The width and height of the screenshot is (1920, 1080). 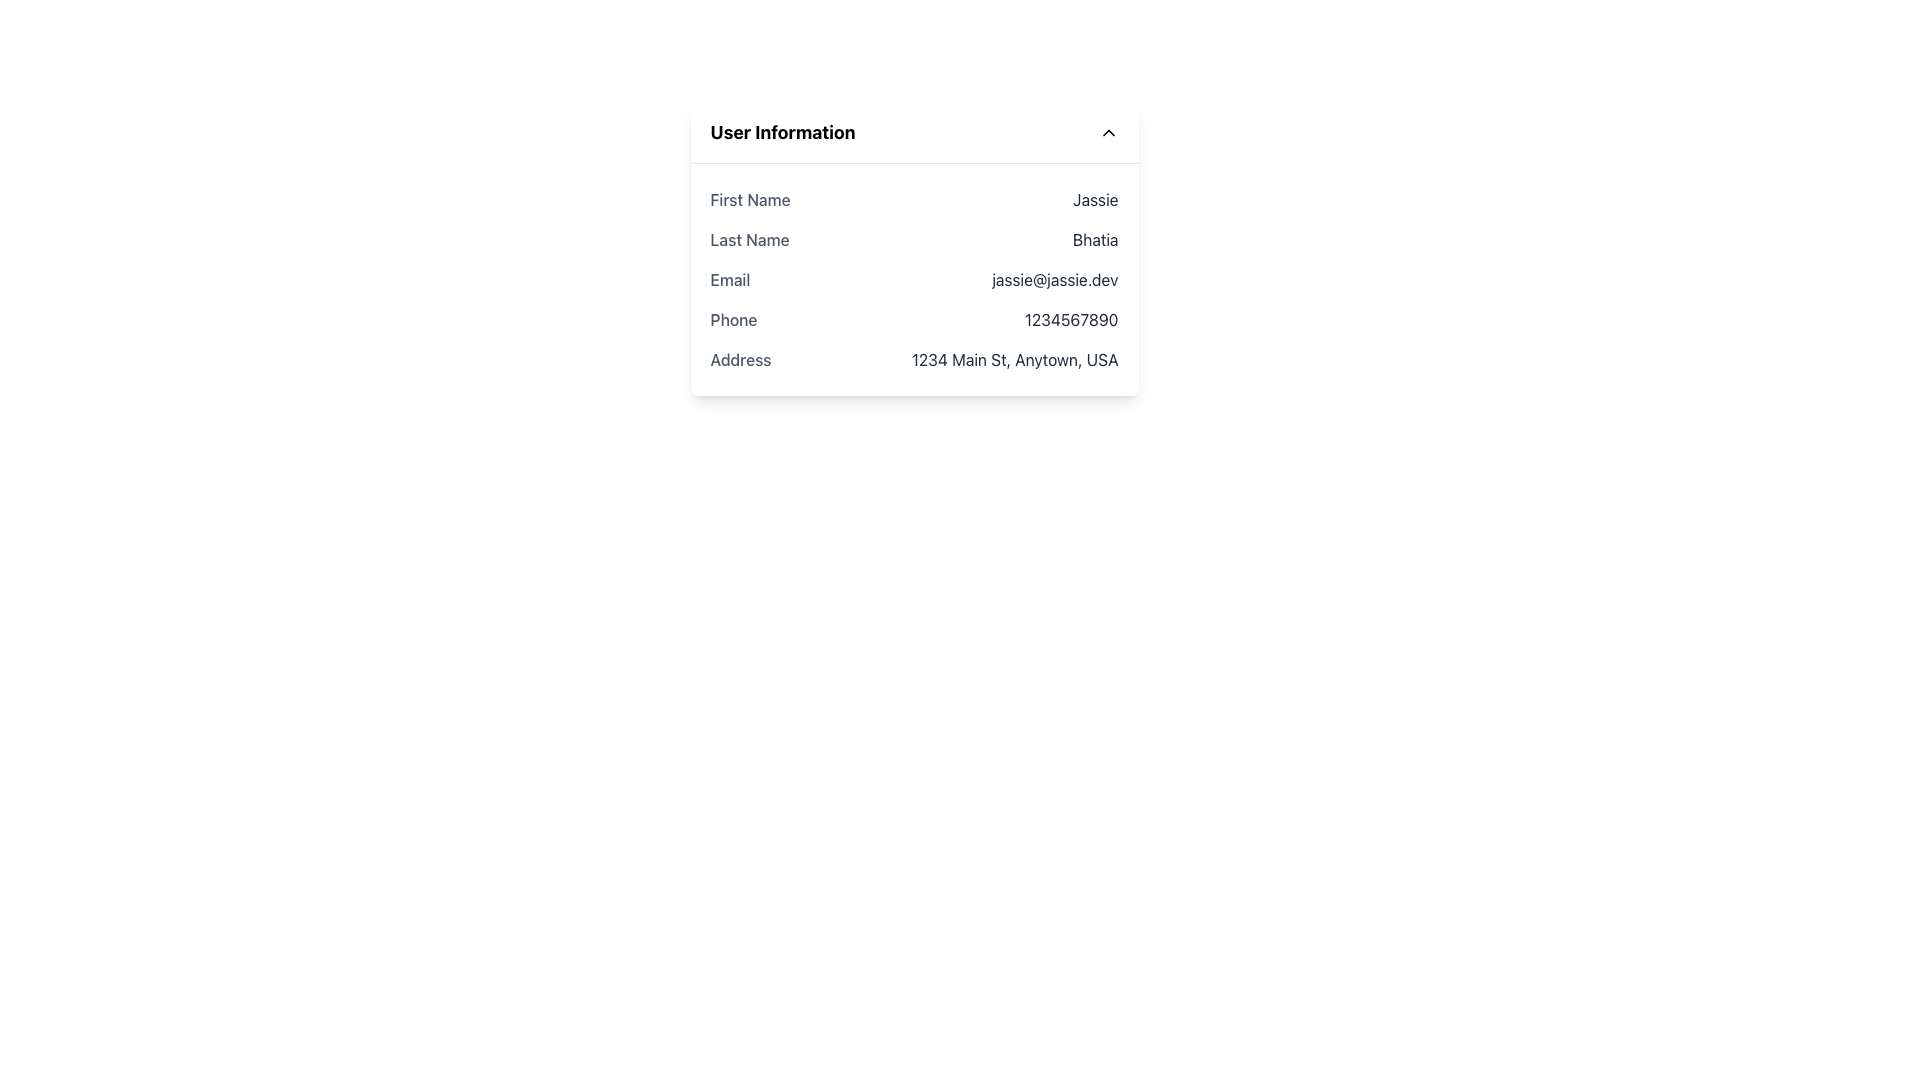 I want to click on the static text label displaying 'jassie@jassie.dev', which is positioned in the fourth row of user contact details under 'User Information', so click(x=1054, y=280).